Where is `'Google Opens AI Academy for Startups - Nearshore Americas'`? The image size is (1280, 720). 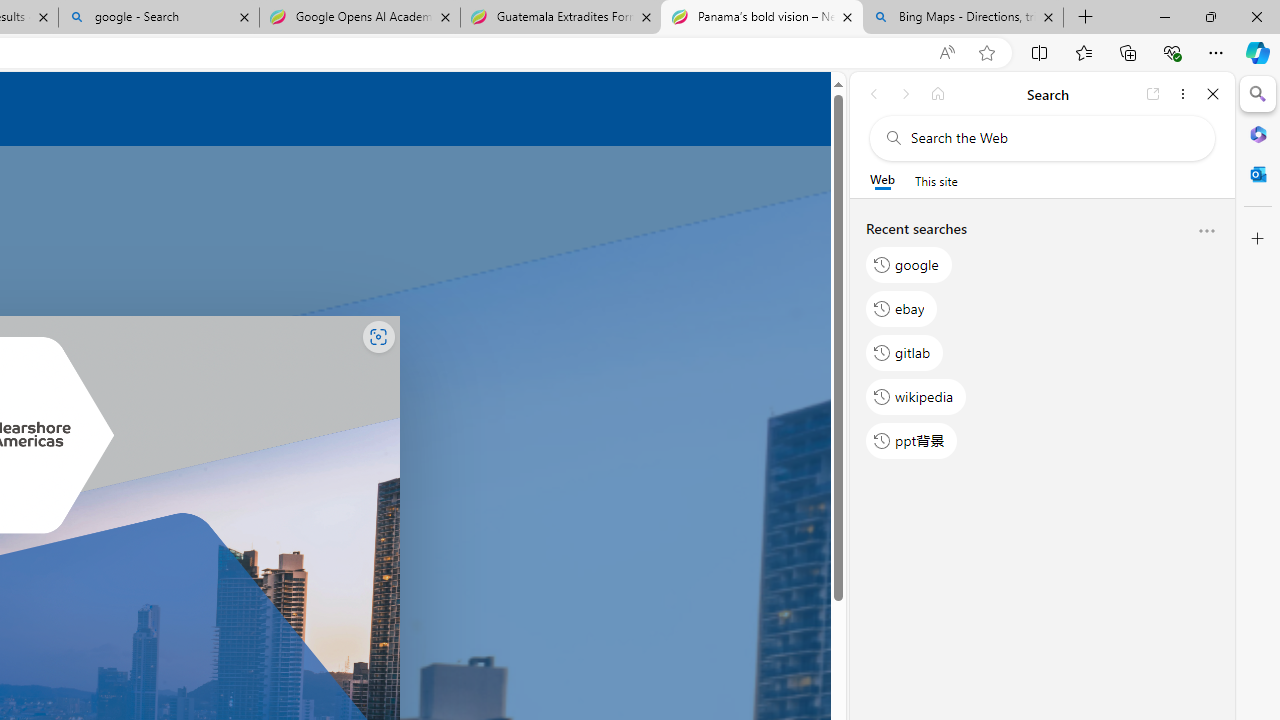 'Google Opens AI Academy for Startups - Nearshore Americas' is located at coordinates (359, 17).